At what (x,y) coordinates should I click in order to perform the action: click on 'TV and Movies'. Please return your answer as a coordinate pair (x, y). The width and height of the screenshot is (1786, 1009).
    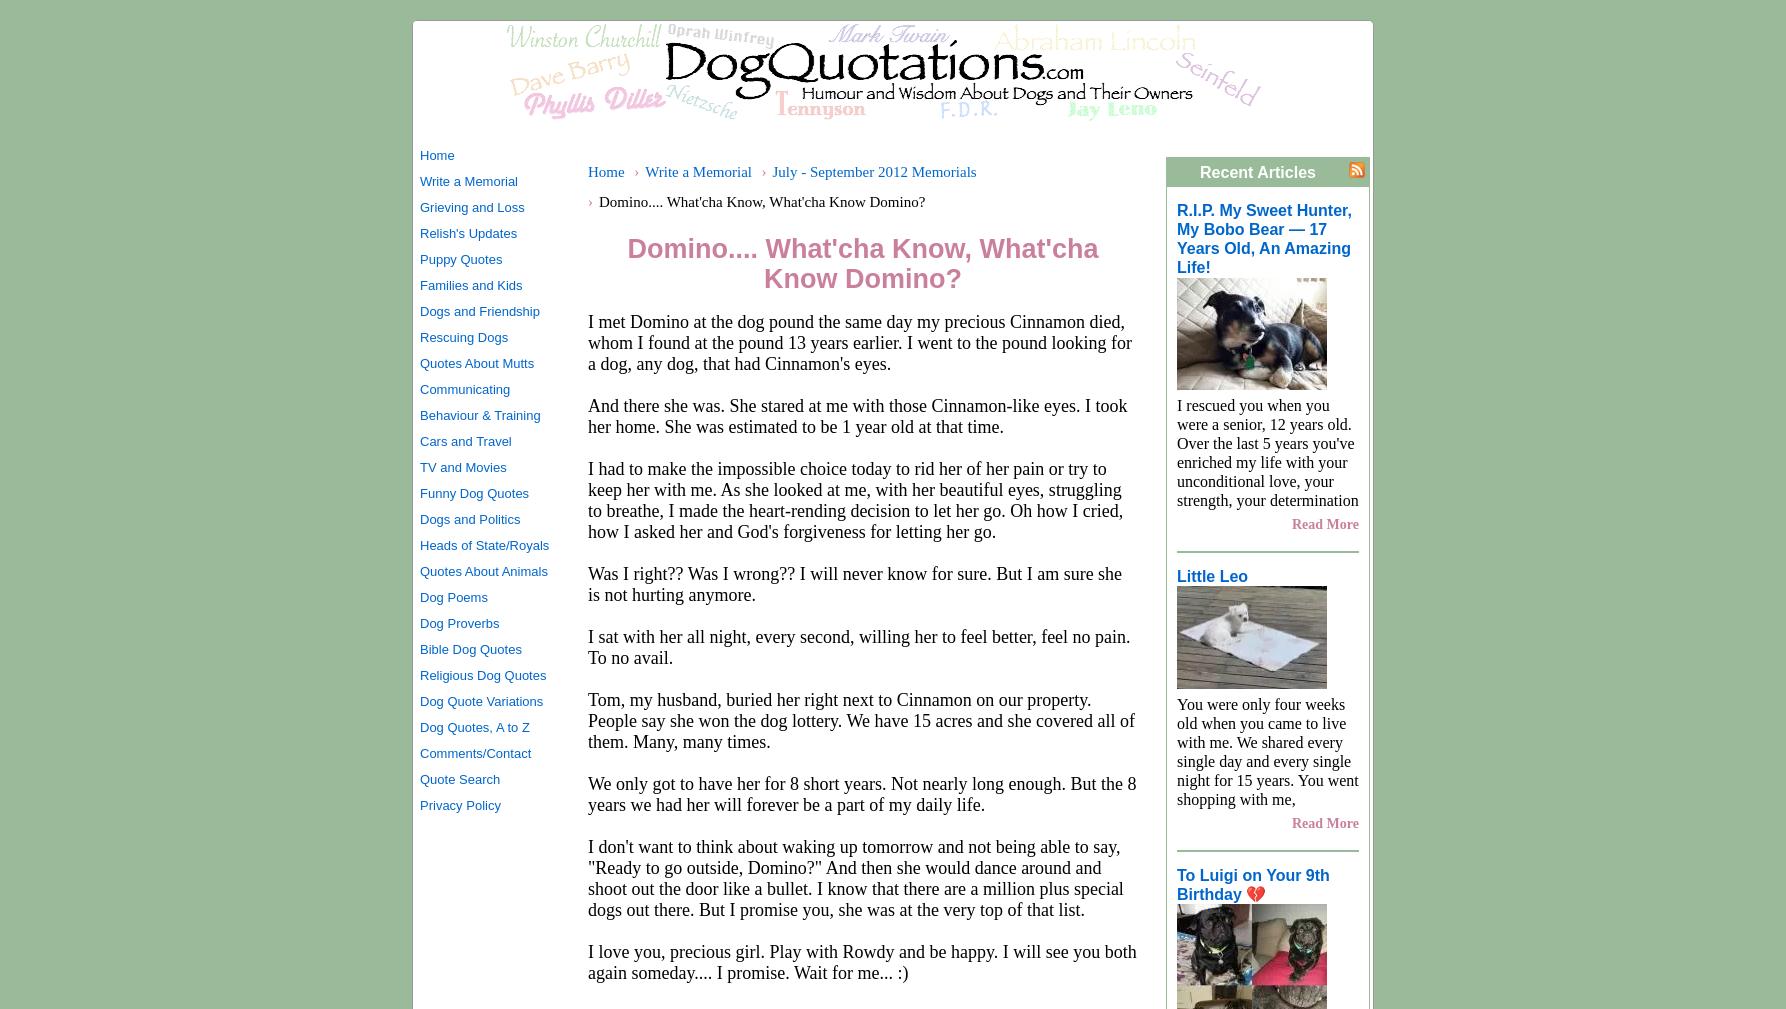
    Looking at the image, I should click on (461, 466).